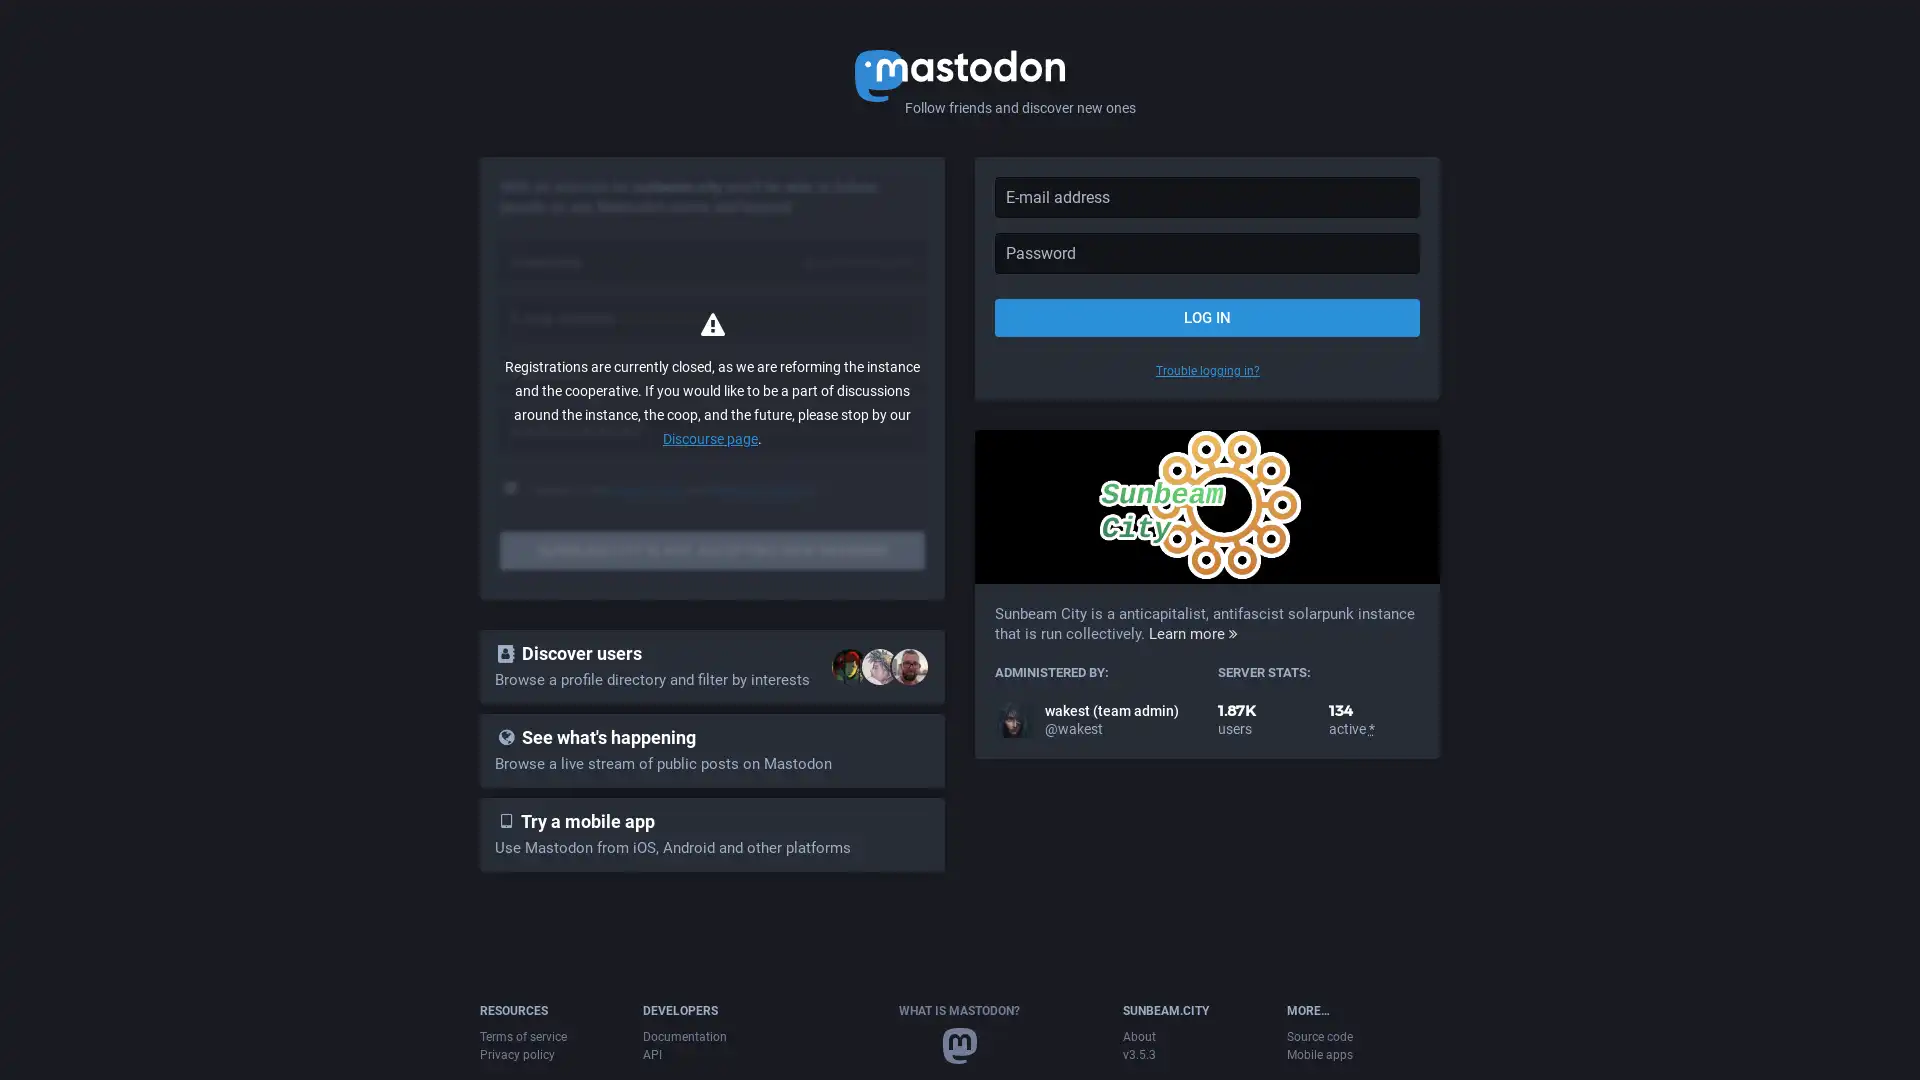 The image size is (1920, 1080). I want to click on SUNBEAM.CITY IS NOT ACCEPTING NEW MEMBERS, so click(712, 551).